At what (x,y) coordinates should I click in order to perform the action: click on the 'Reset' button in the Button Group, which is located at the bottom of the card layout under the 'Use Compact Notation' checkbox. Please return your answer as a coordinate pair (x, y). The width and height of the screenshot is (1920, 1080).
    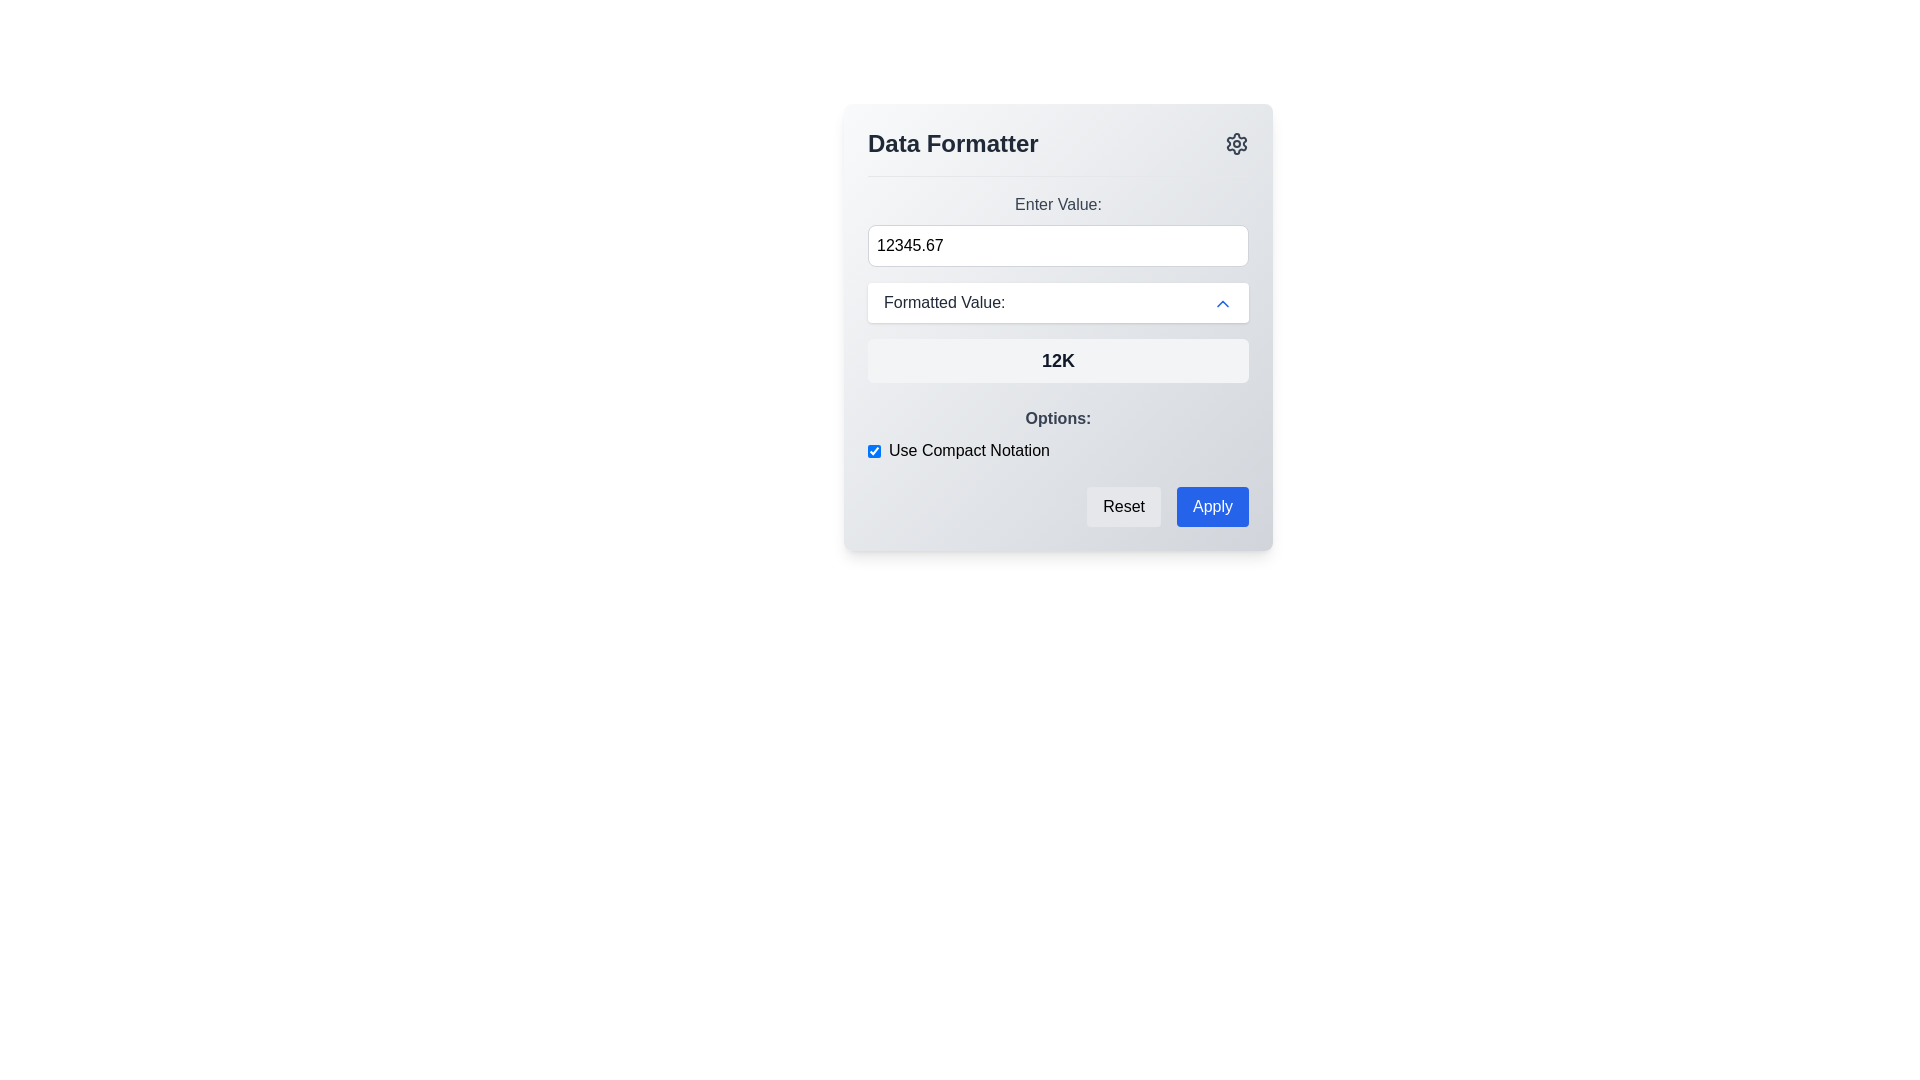
    Looking at the image, I should click on (1057, 505).